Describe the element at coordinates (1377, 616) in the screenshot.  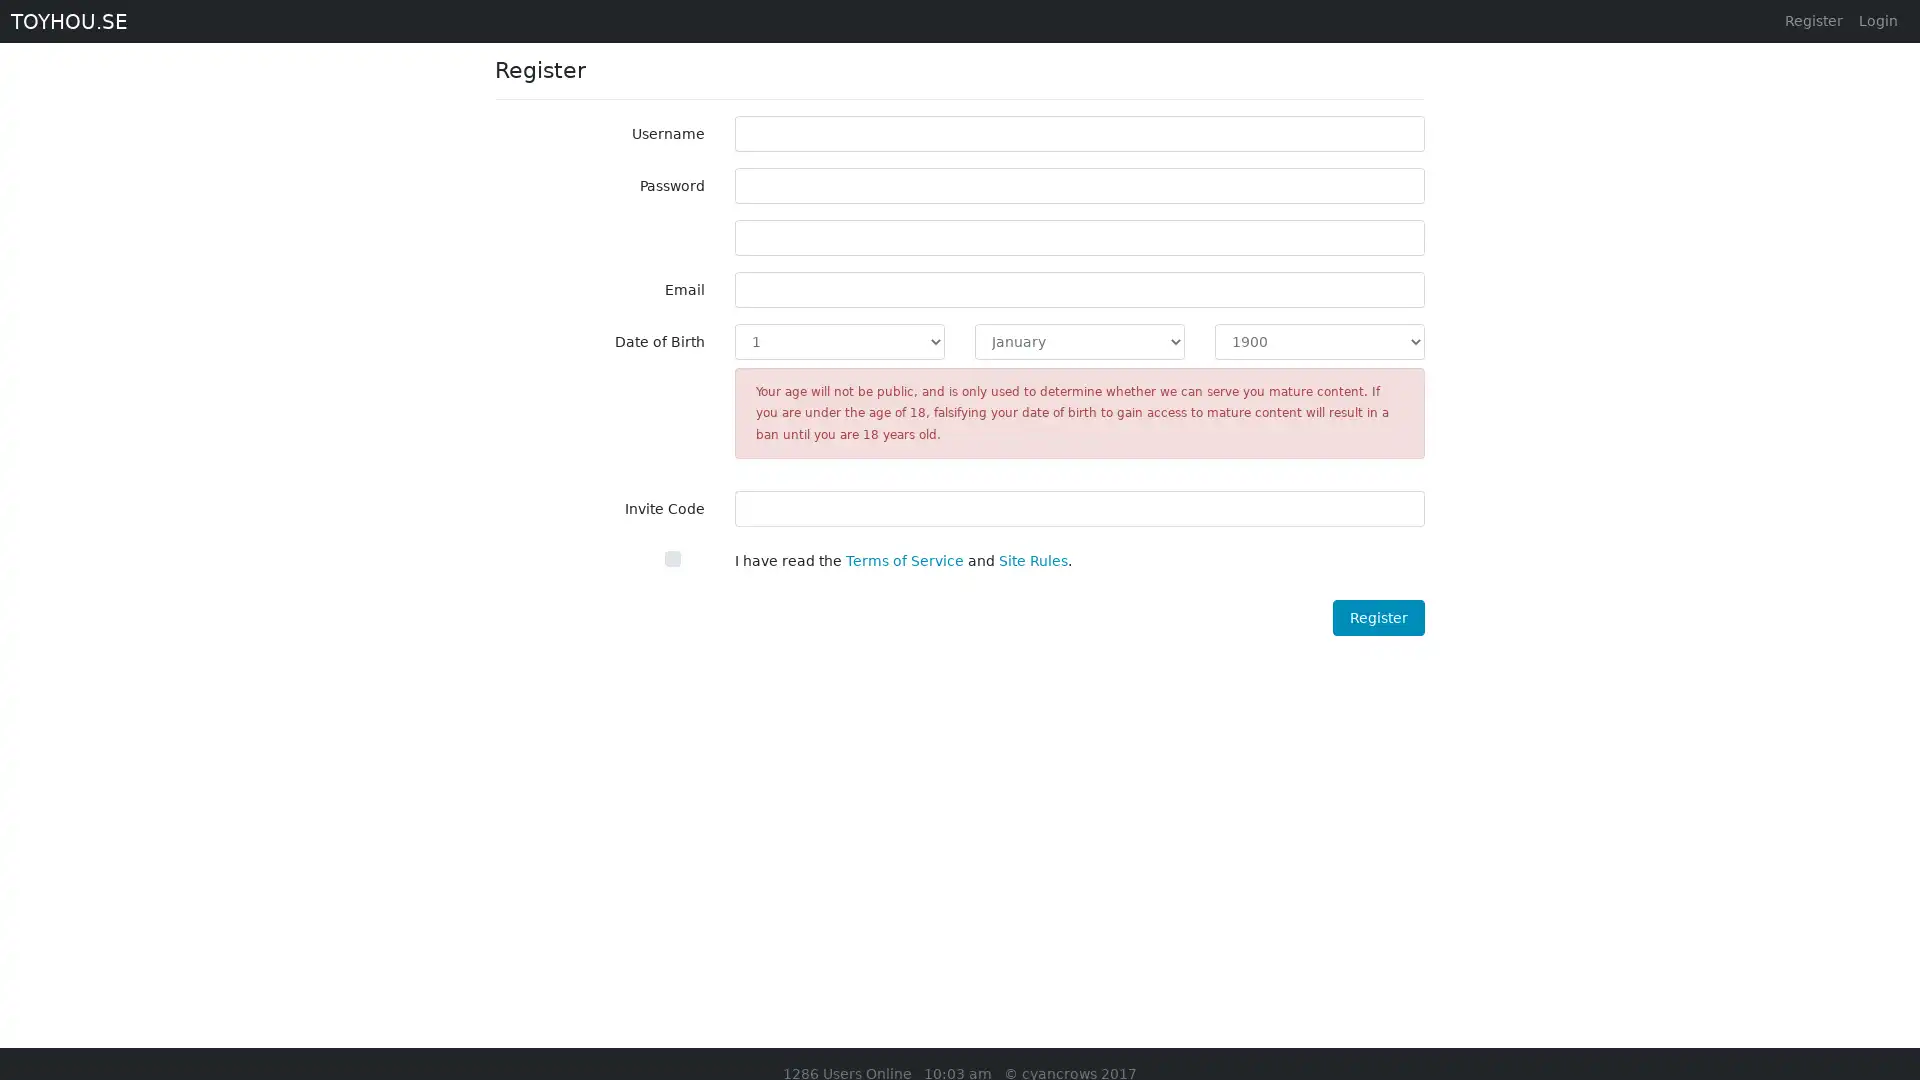
I see `Register` at that location.